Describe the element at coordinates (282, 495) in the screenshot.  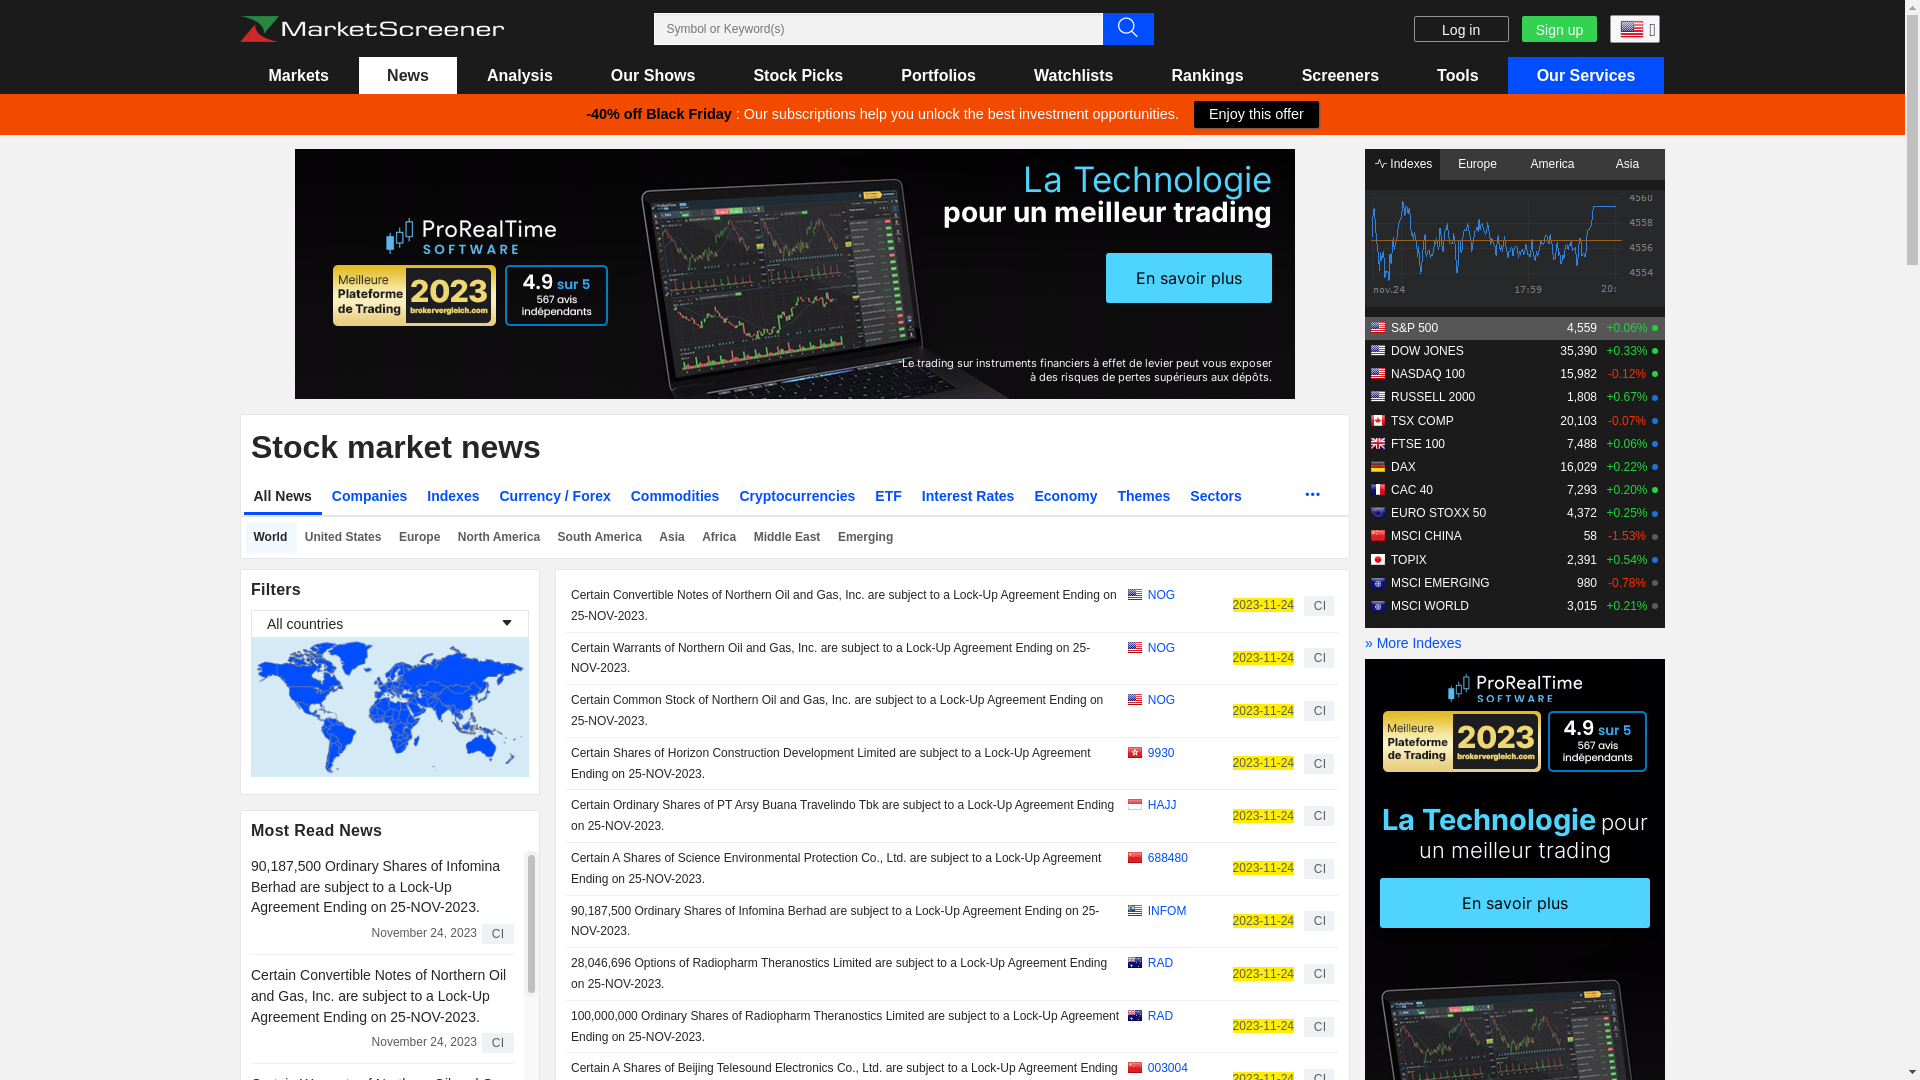
I see `'All News'` at that location.